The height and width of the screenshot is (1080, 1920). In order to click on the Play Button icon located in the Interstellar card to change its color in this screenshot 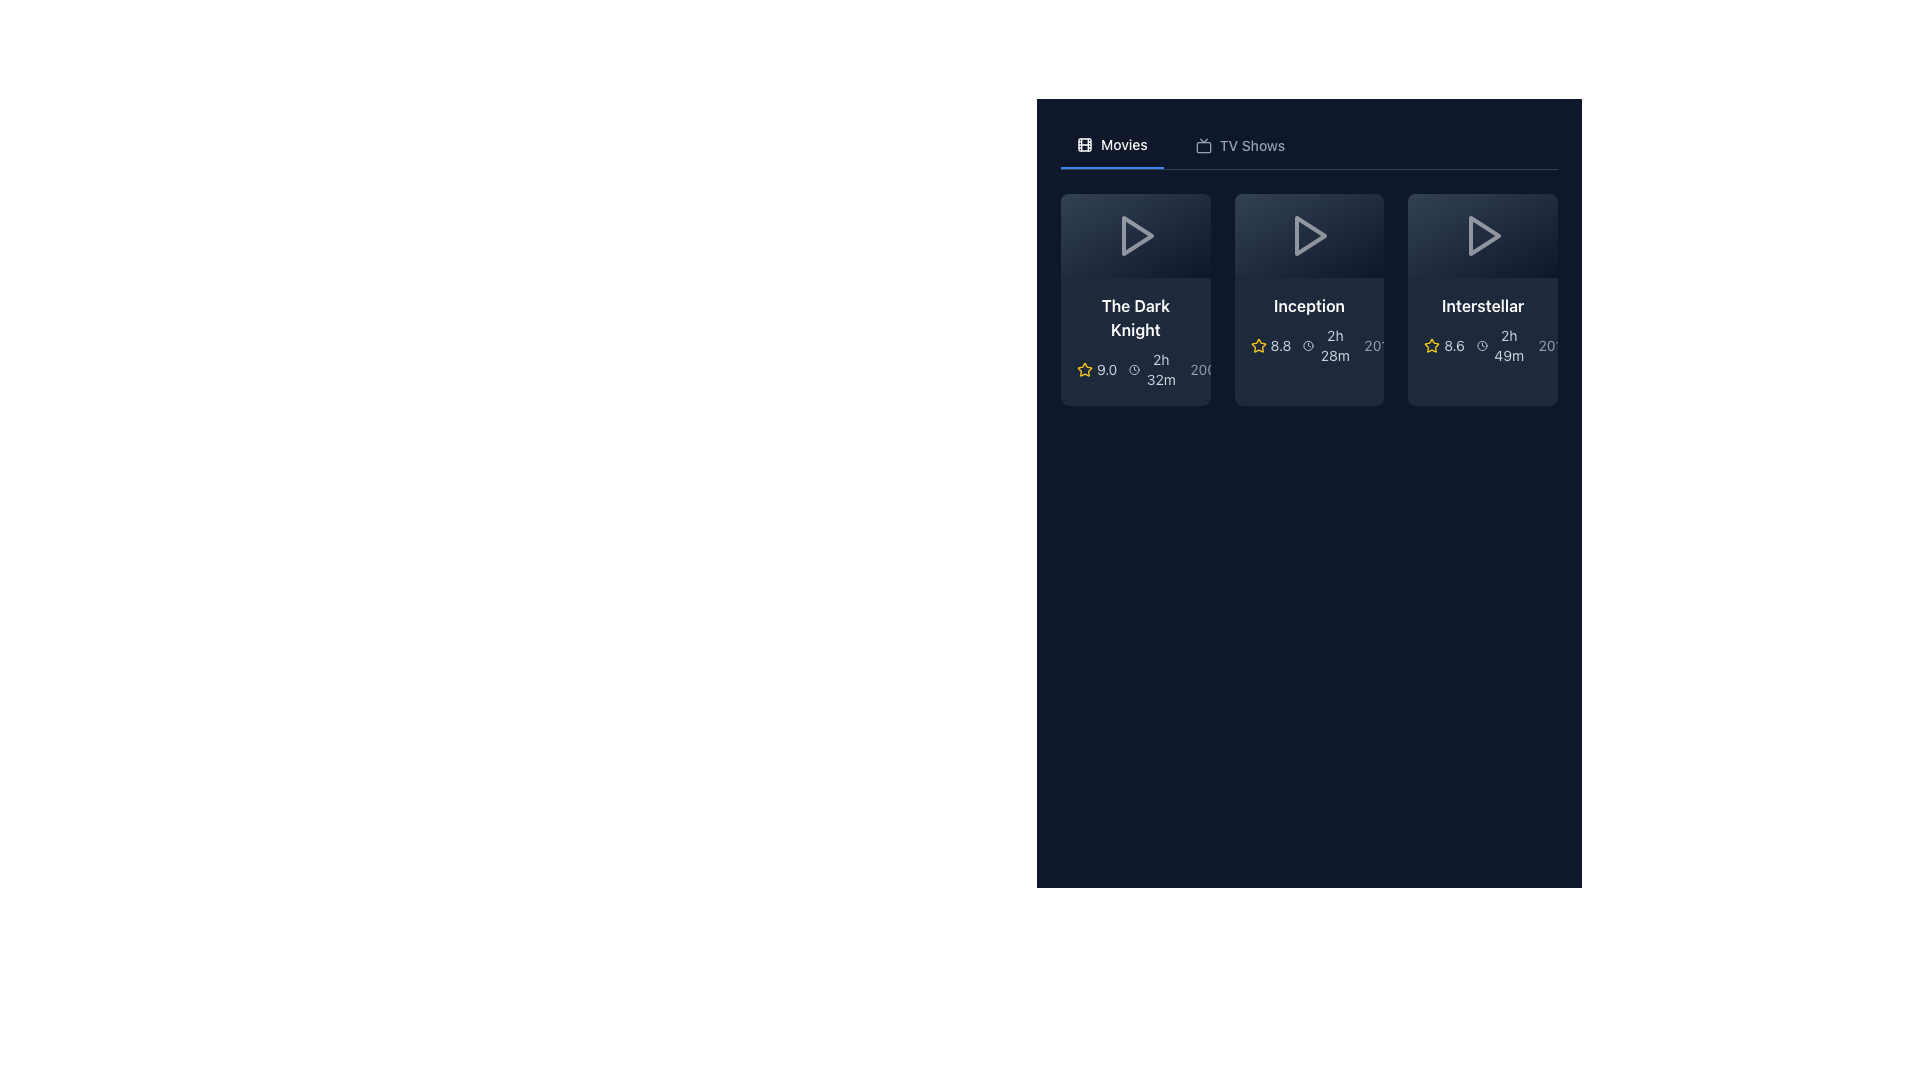, I will do `click(1483, 235)`.